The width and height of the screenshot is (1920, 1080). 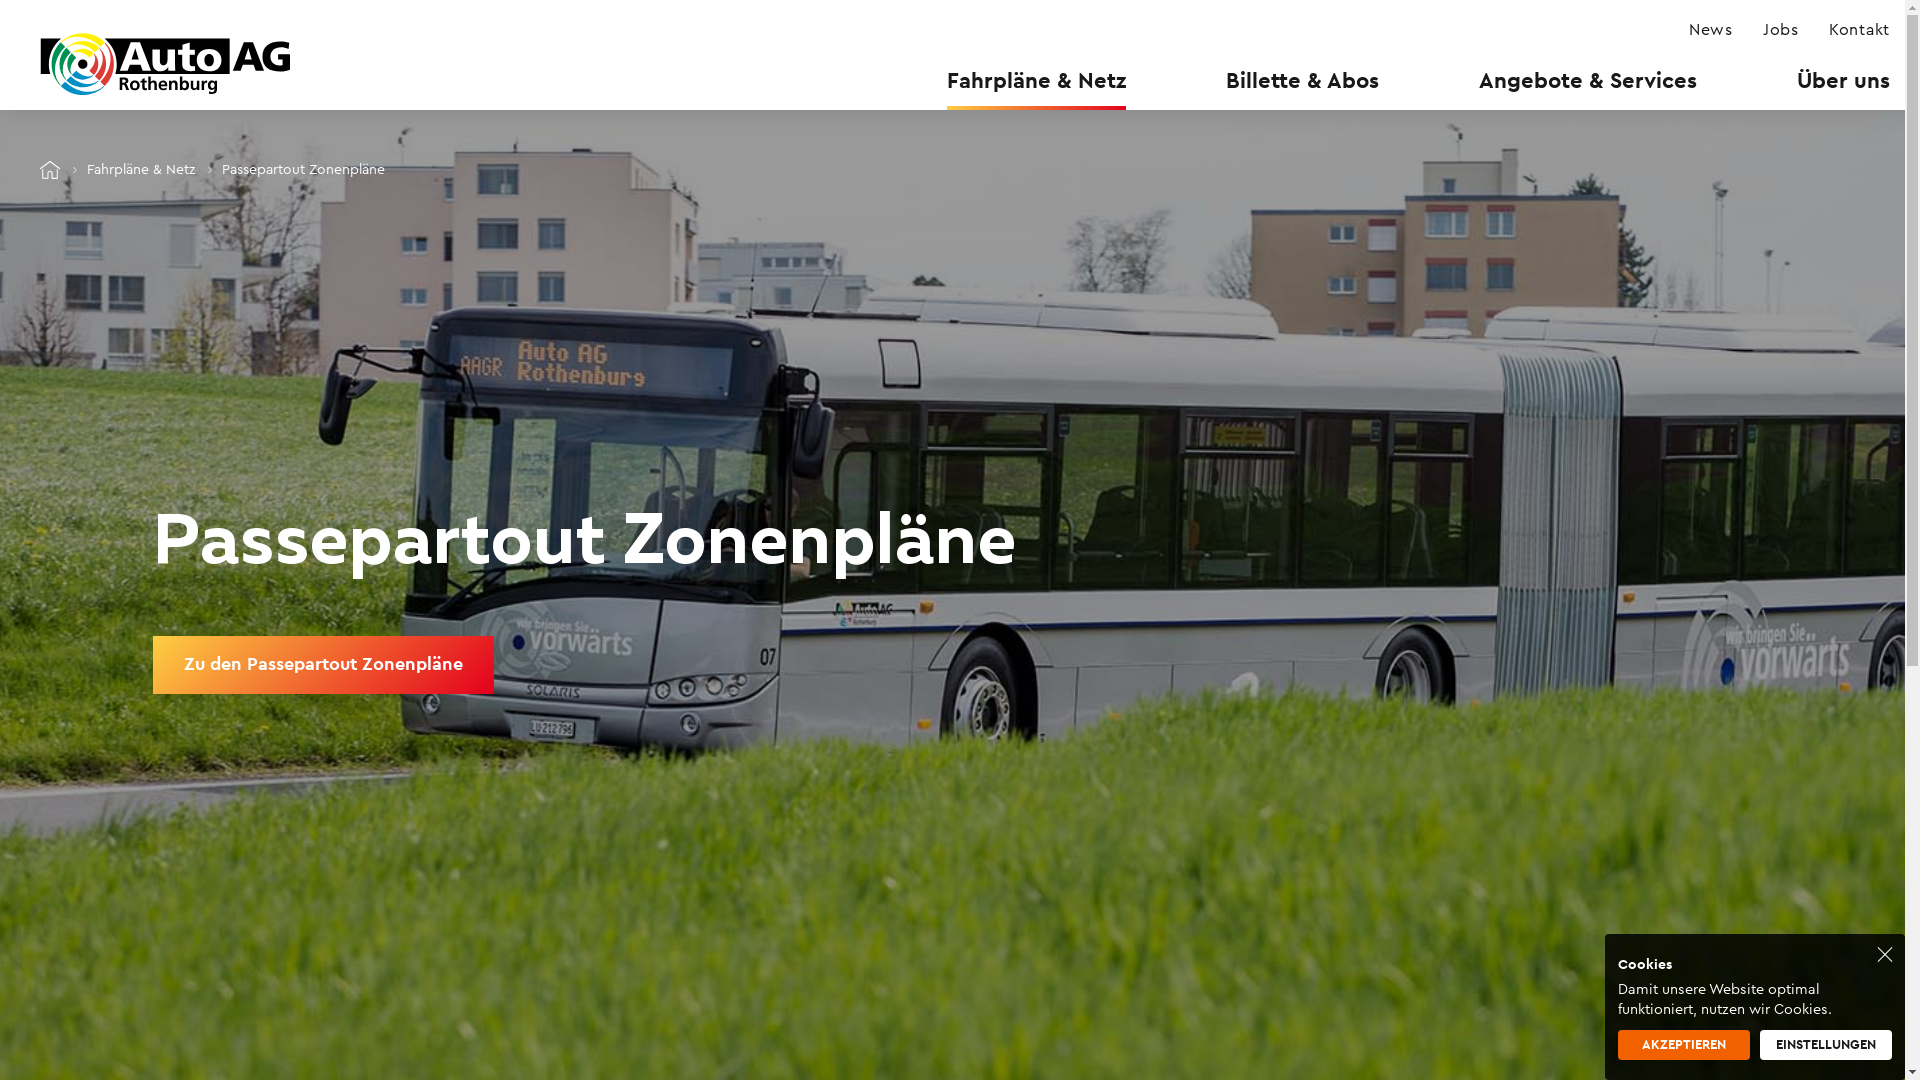 What do you see at coordinates (1587, 79) in the screenshot?
I see `'Angebote & Services'` at bounding box center [1587, 79].